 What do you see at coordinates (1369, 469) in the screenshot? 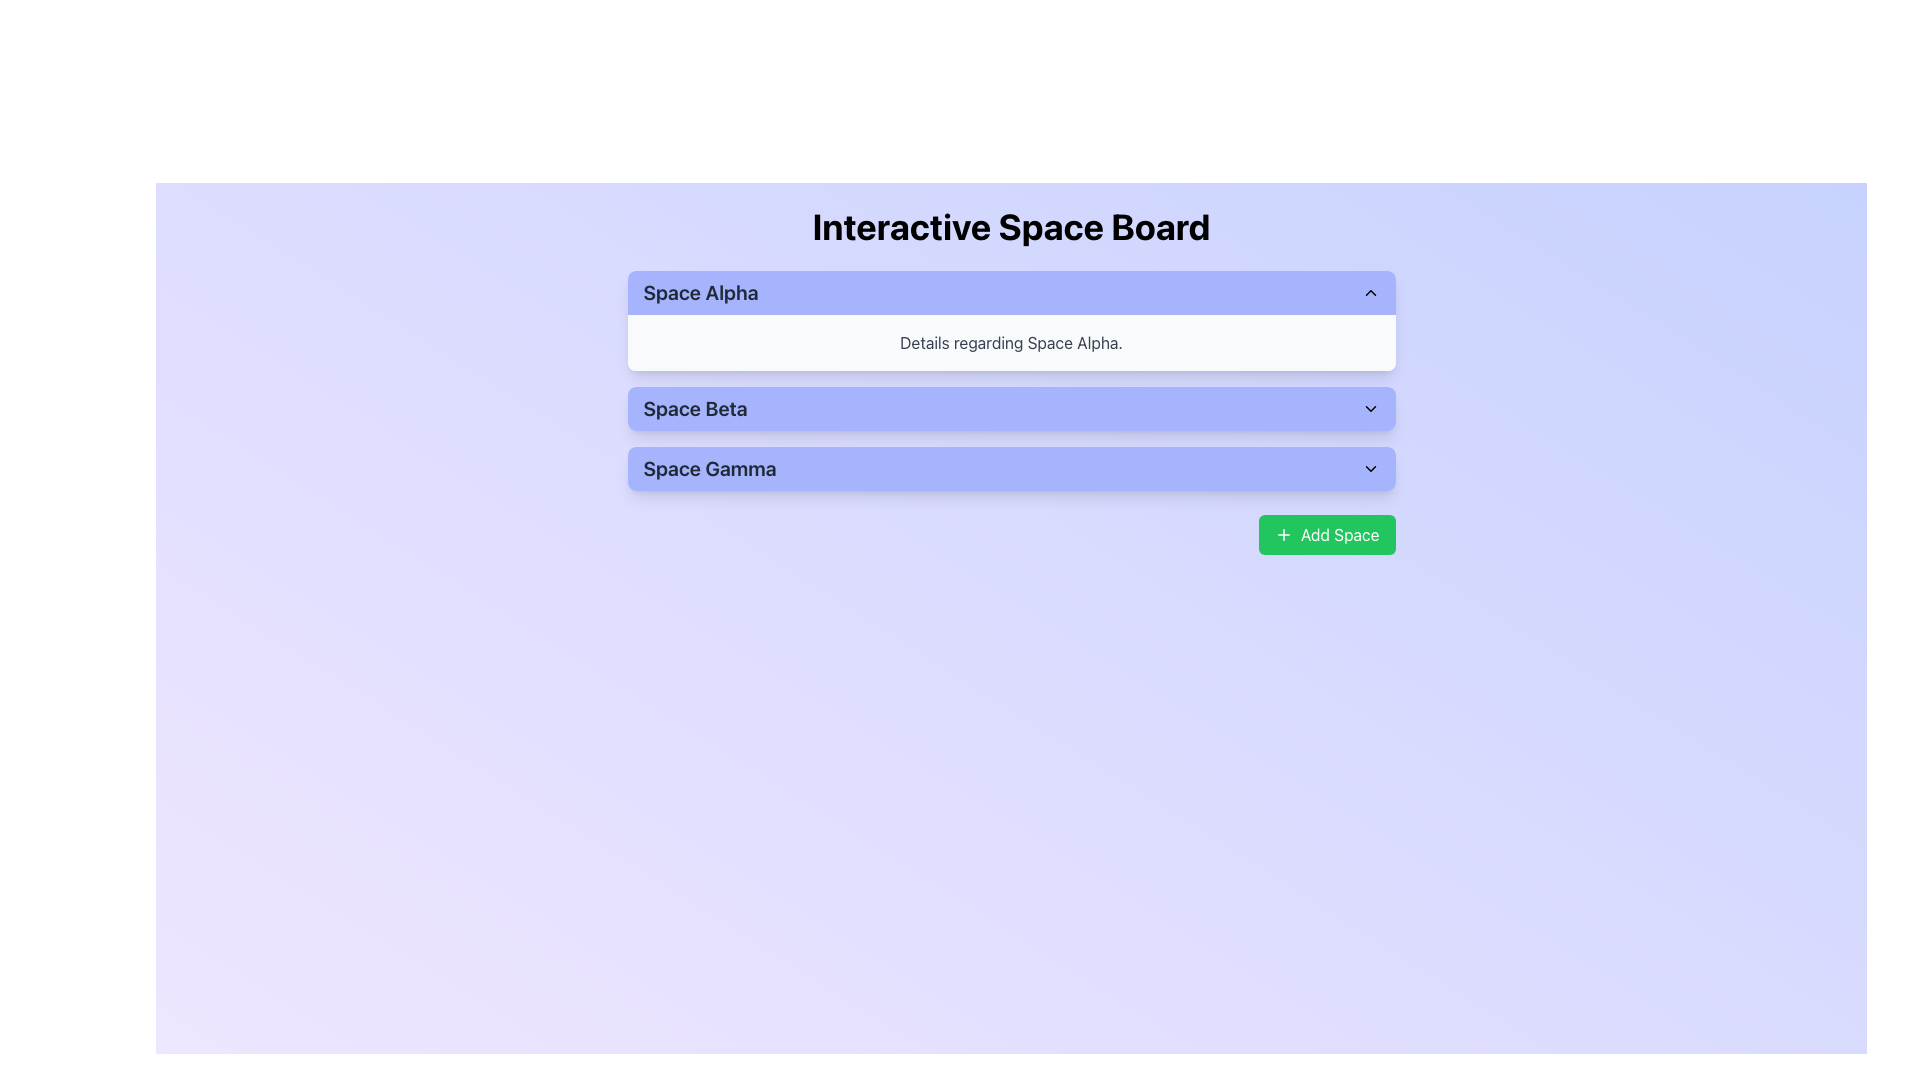
I see `the small downward-pointing chevron icon located to the right of the 'Space Gamma' text` at bounding box center [1369, 469].